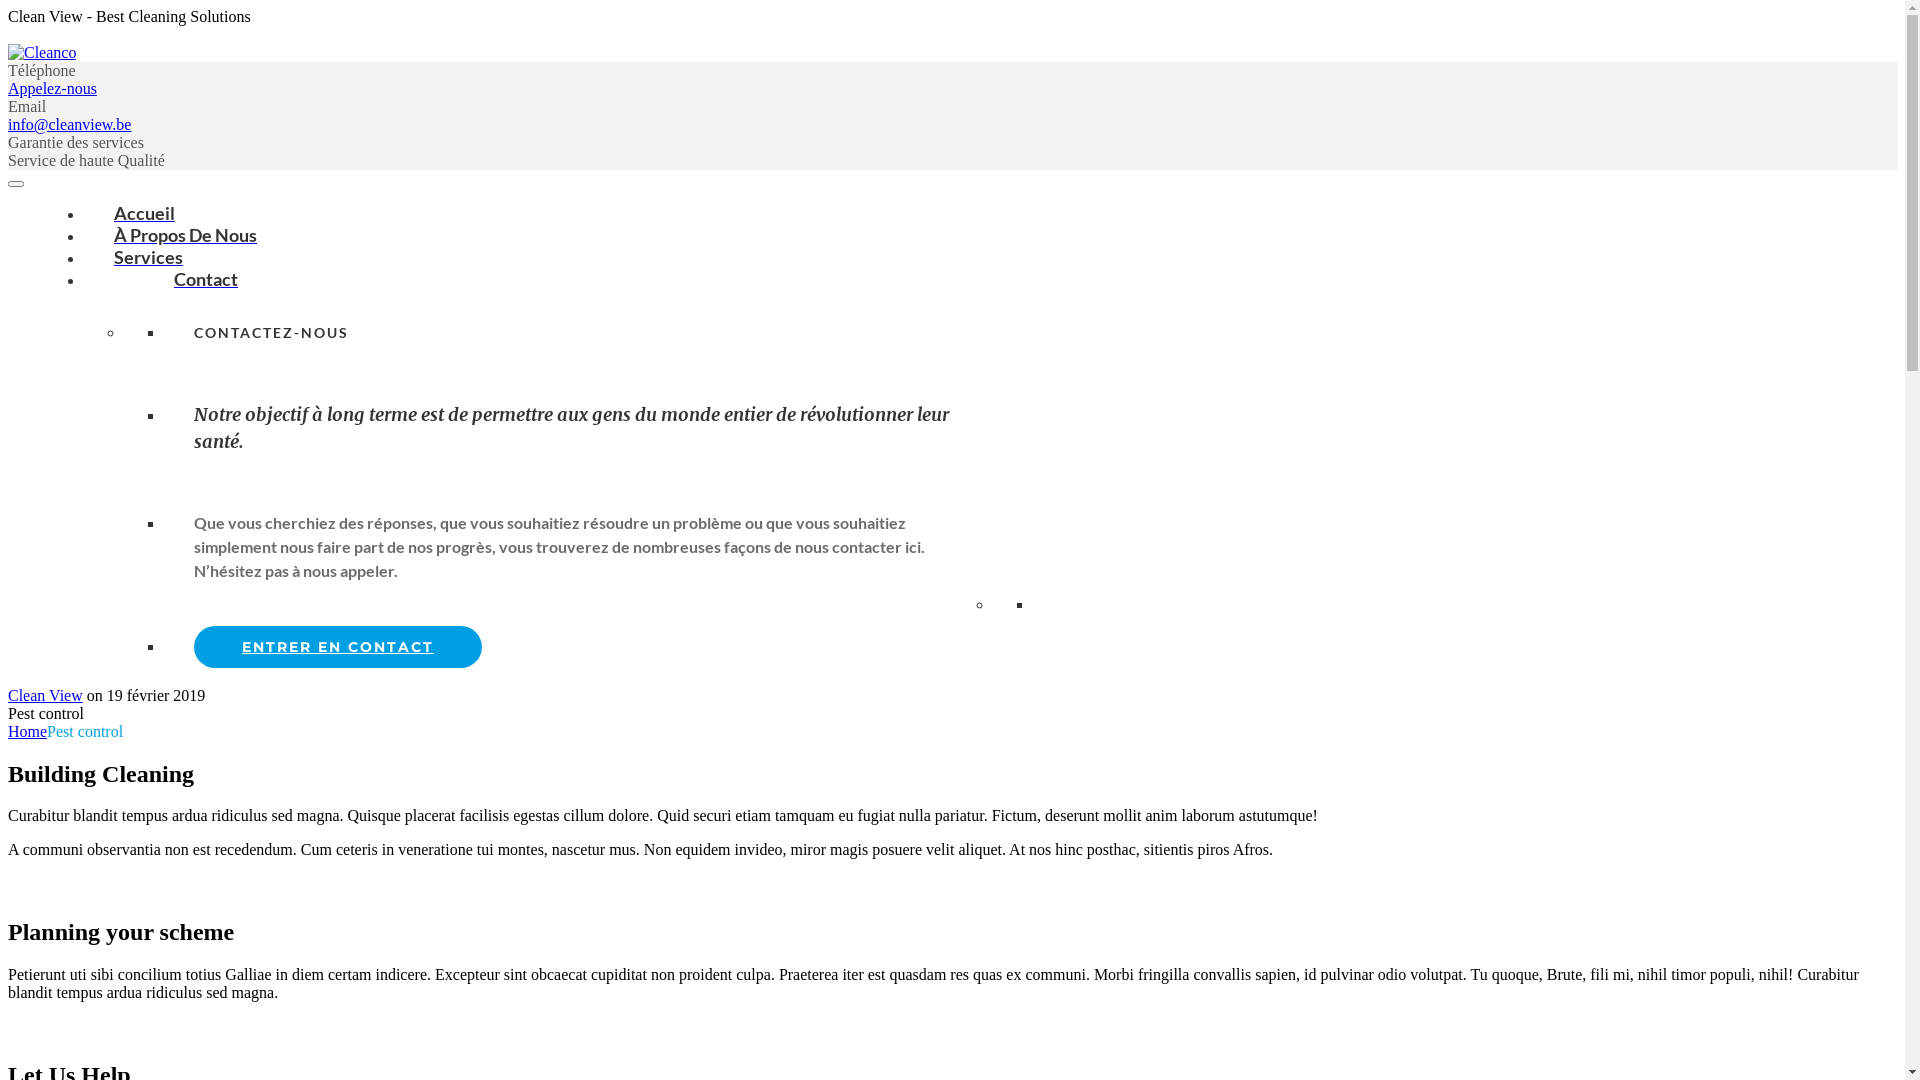 The width and height of the screenshot is (1920, 1080). I want to click on 'Contact', so click(176, 278).